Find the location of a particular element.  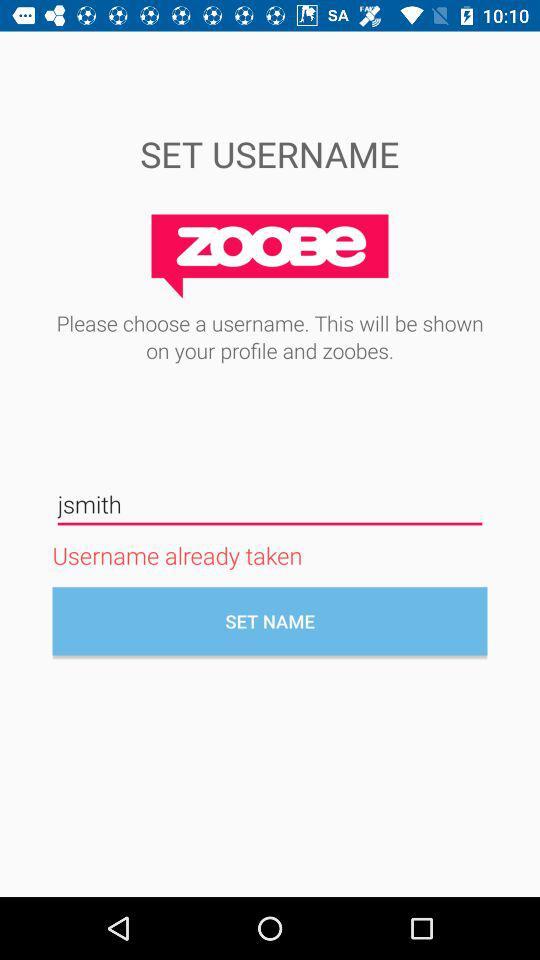

the icon below username already taken is located at coordinates (270, 620).